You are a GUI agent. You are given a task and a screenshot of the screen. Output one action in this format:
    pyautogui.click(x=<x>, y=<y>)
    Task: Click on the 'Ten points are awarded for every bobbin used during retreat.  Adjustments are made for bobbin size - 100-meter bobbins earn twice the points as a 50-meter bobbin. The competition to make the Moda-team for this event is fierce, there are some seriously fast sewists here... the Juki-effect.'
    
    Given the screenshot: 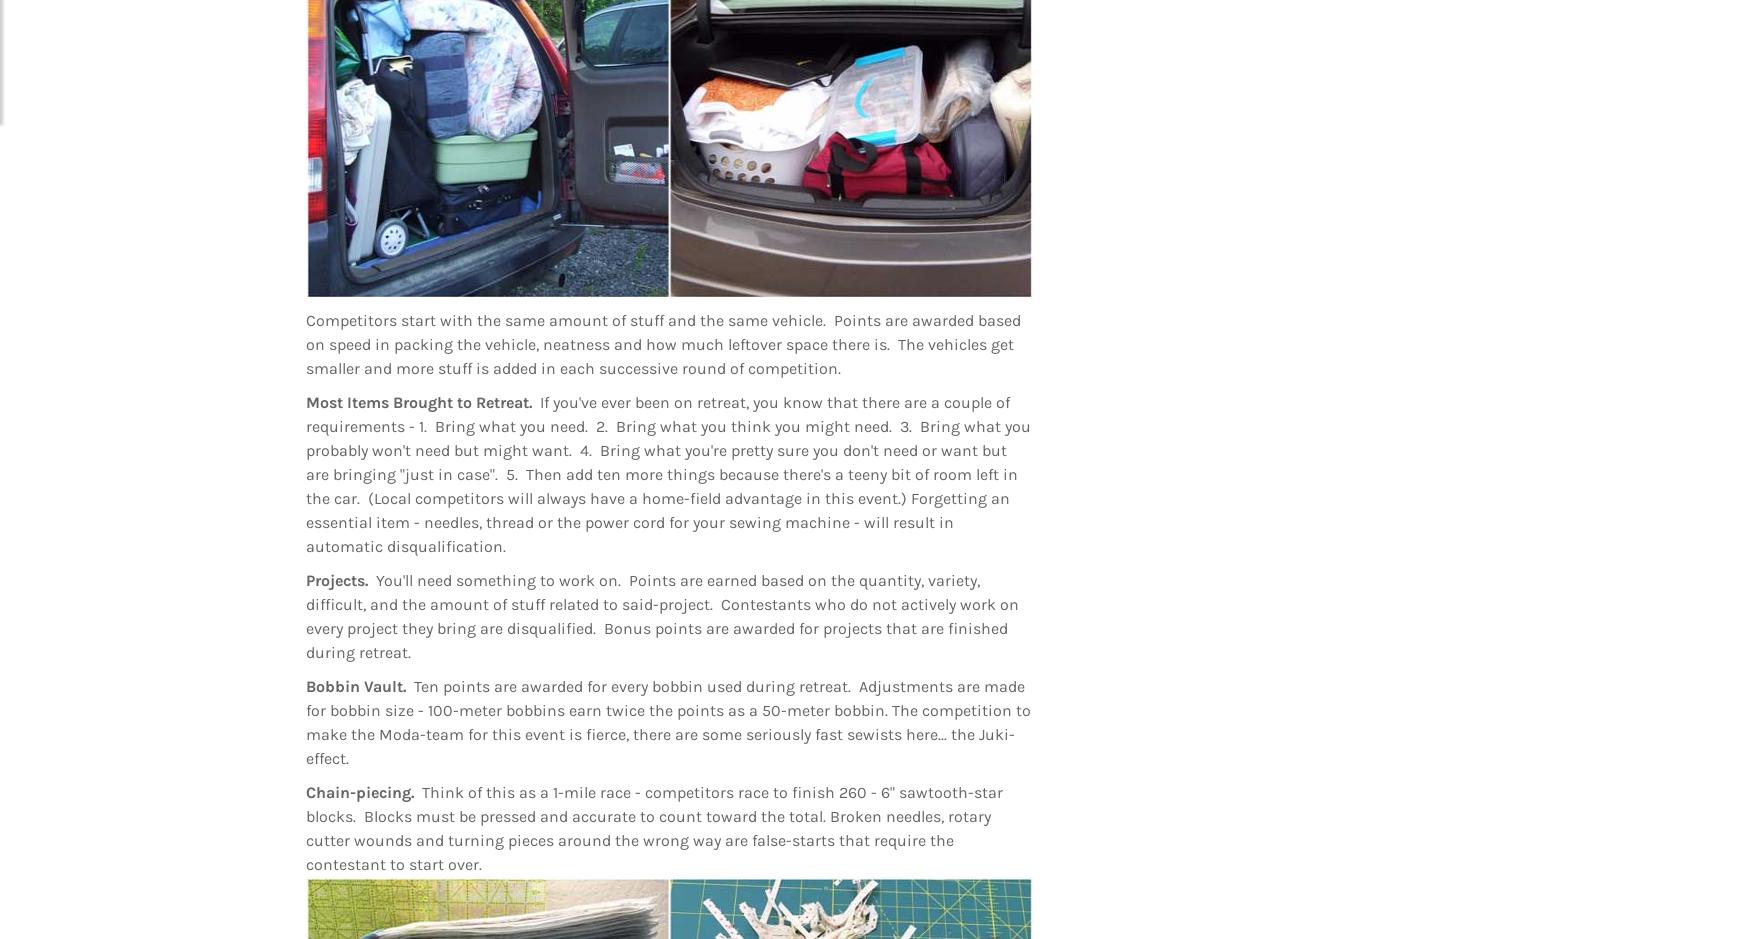 What is the action you would take?
    pyautogui.click(x=667, y=721)
    